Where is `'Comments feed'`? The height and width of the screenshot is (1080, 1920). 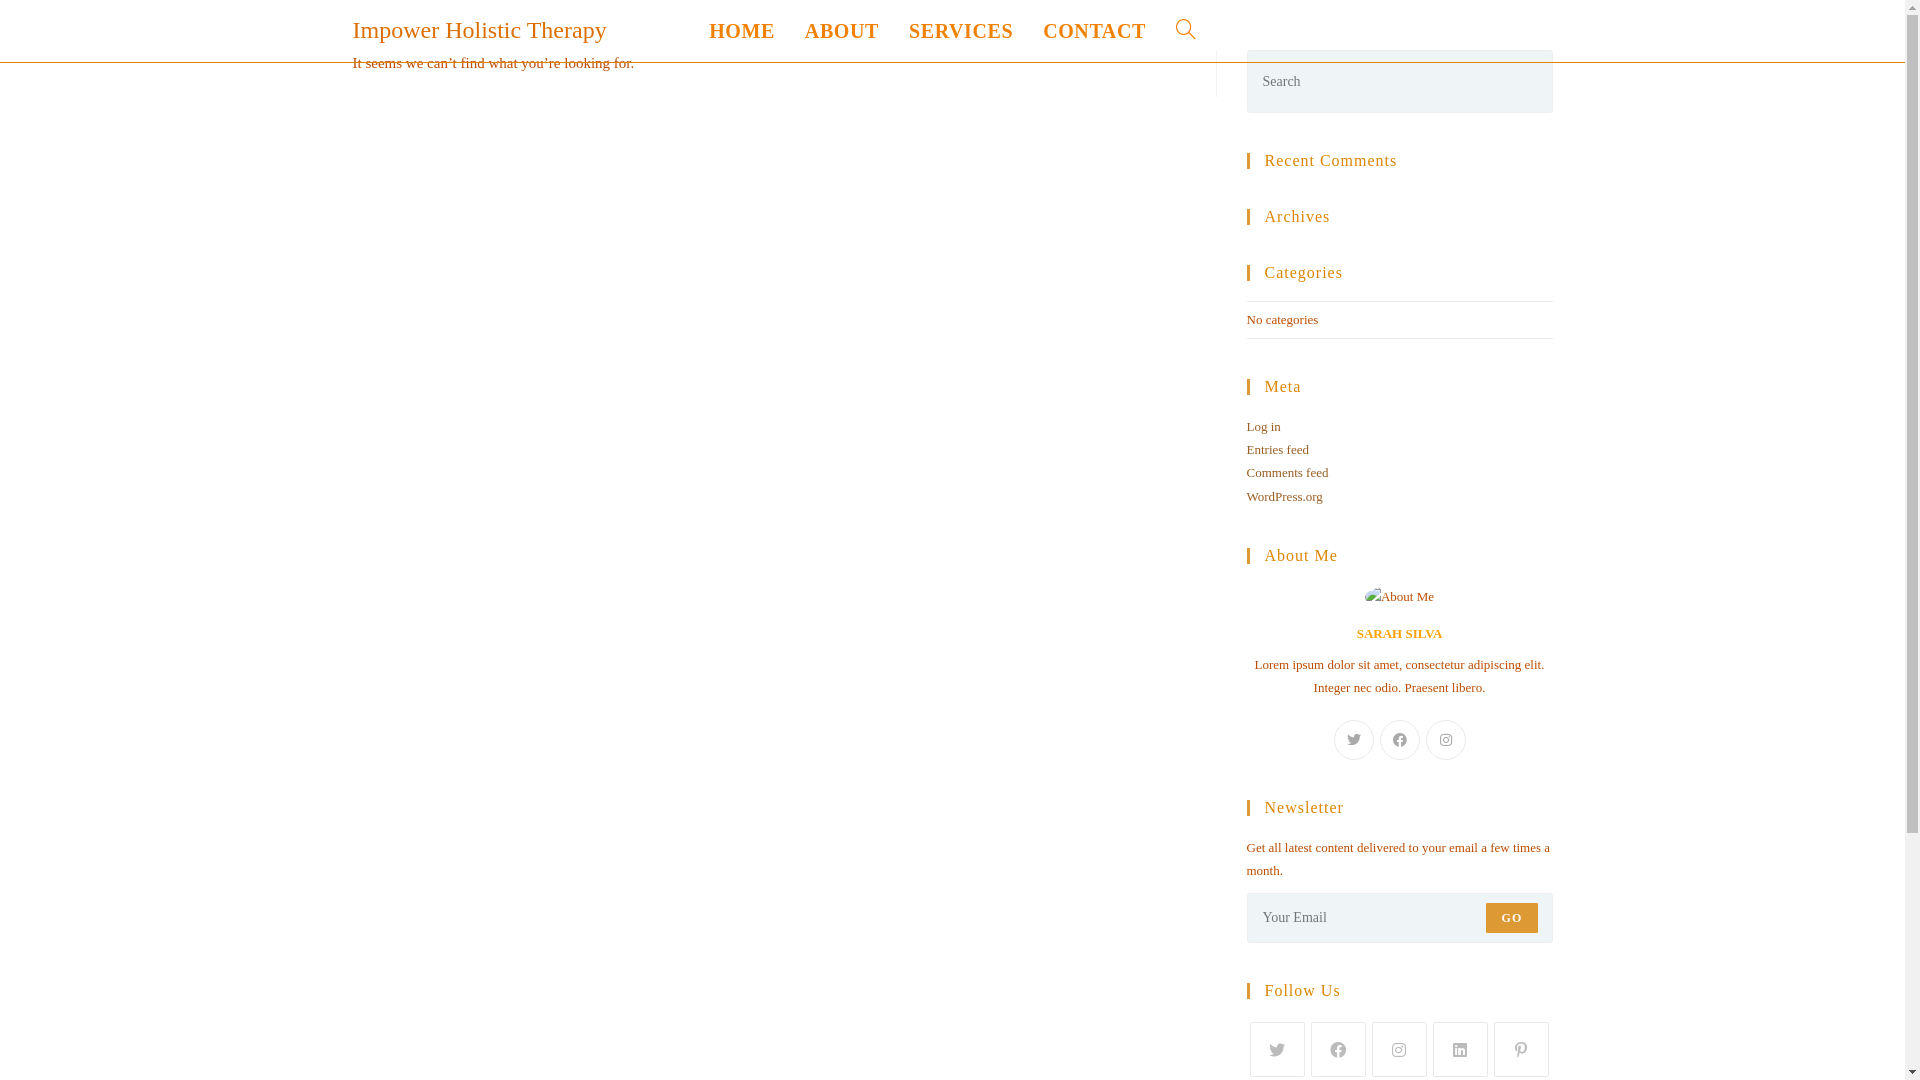
'Comments feed' is located at coordinates (1286, 472).